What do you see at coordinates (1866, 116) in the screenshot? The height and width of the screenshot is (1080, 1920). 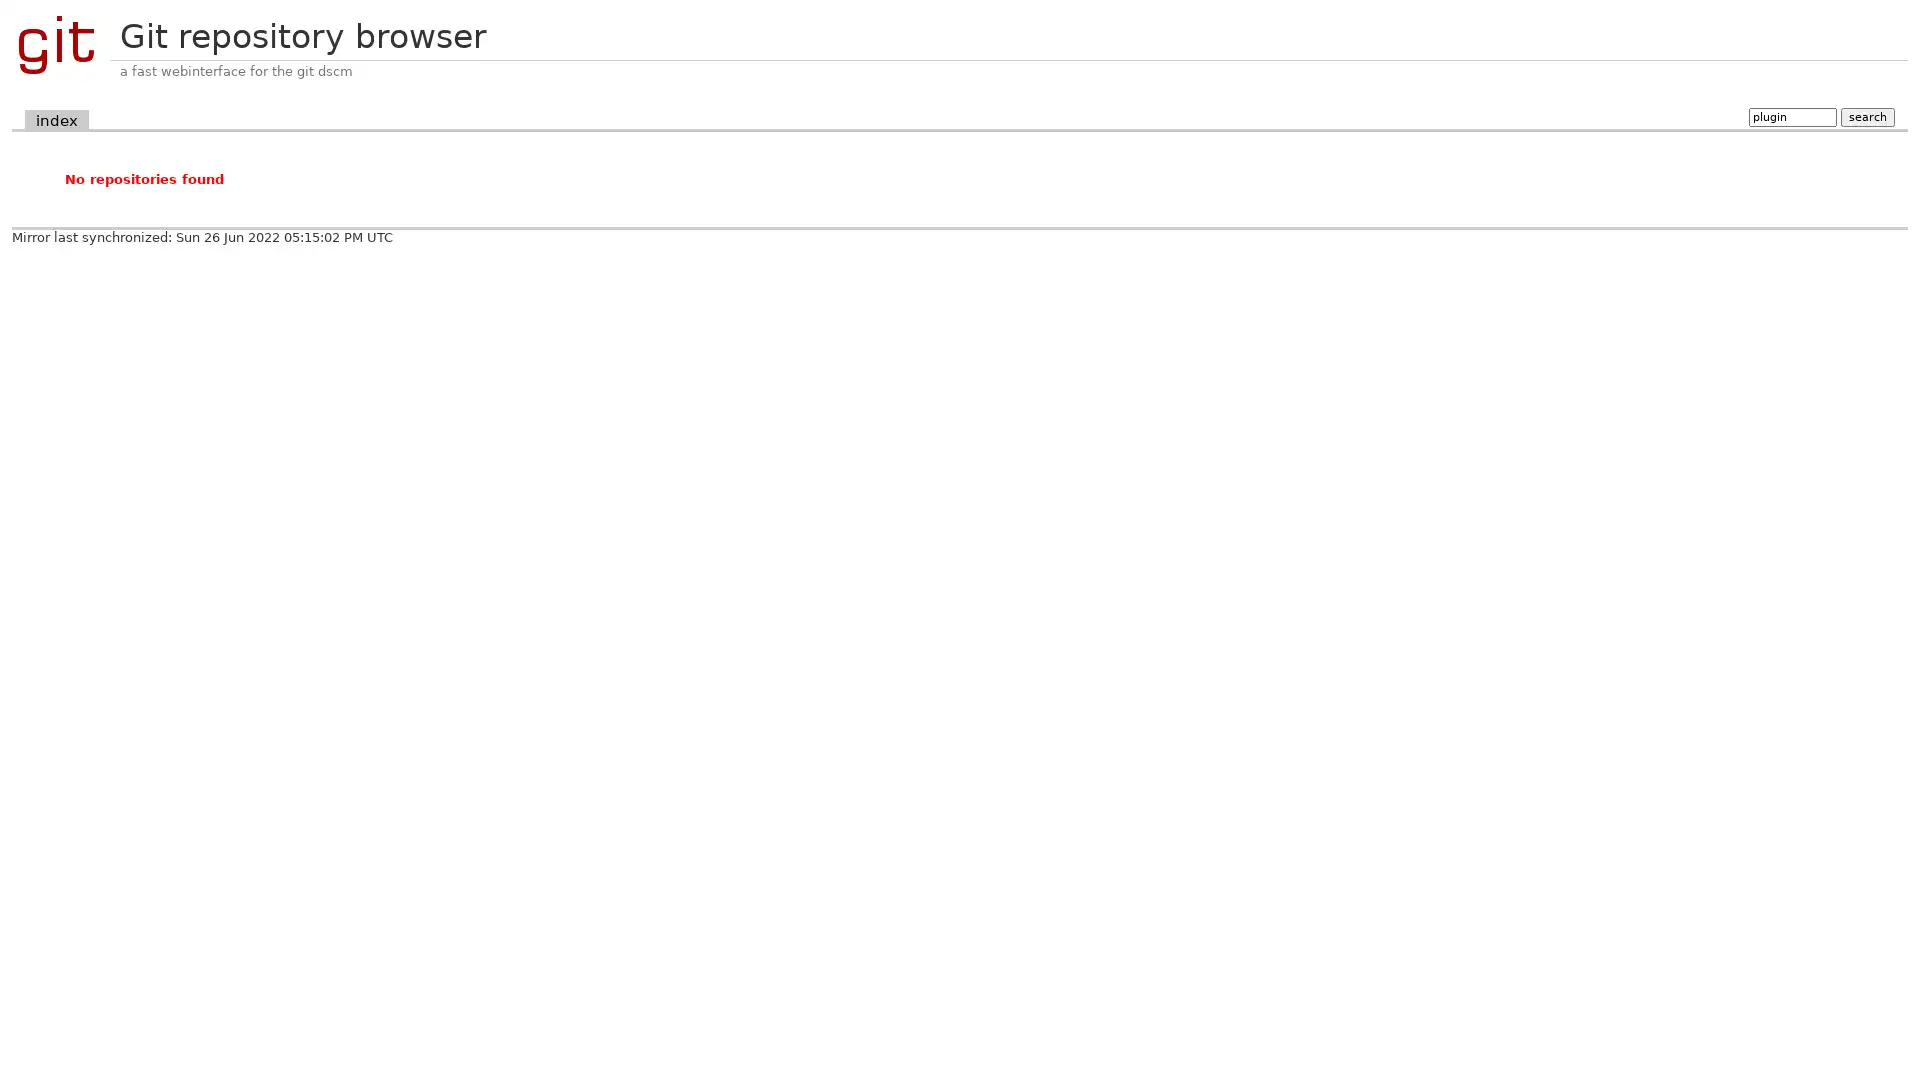 I see `search` at bounding box center [1866, 116].